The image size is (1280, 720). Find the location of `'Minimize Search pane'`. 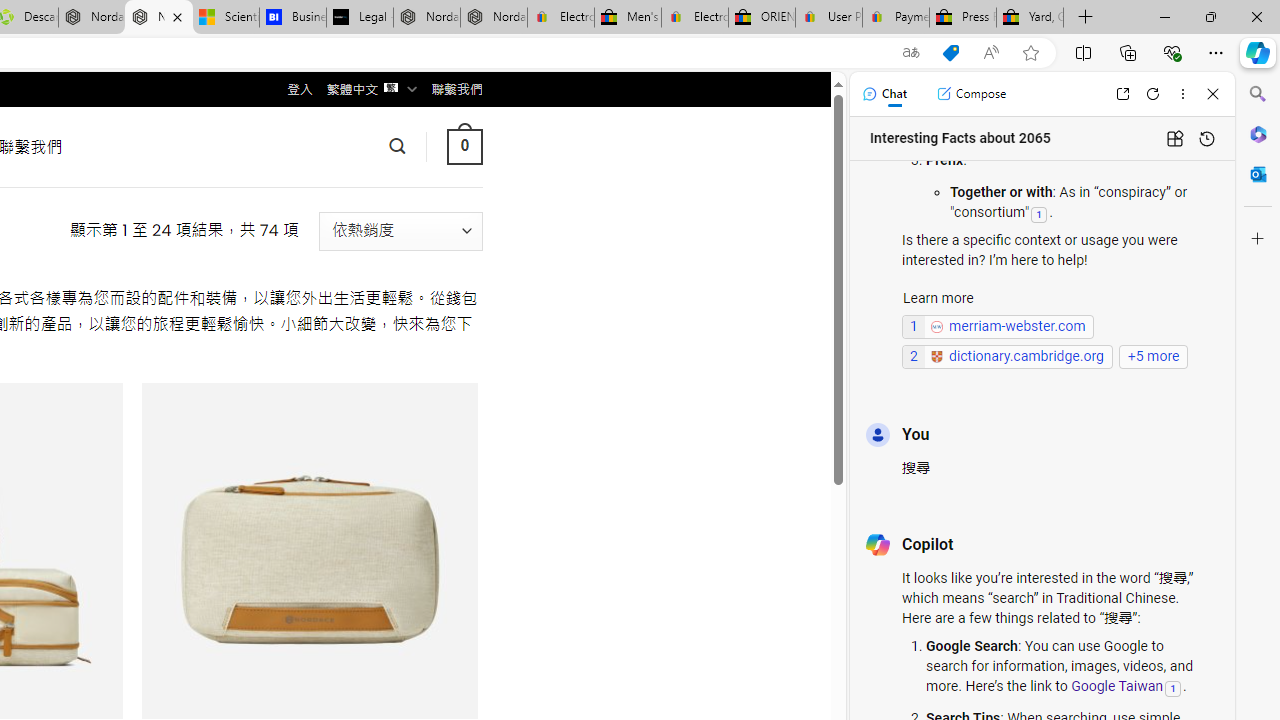

'Minimize Search pane' is located at coordinates (1257, 94).